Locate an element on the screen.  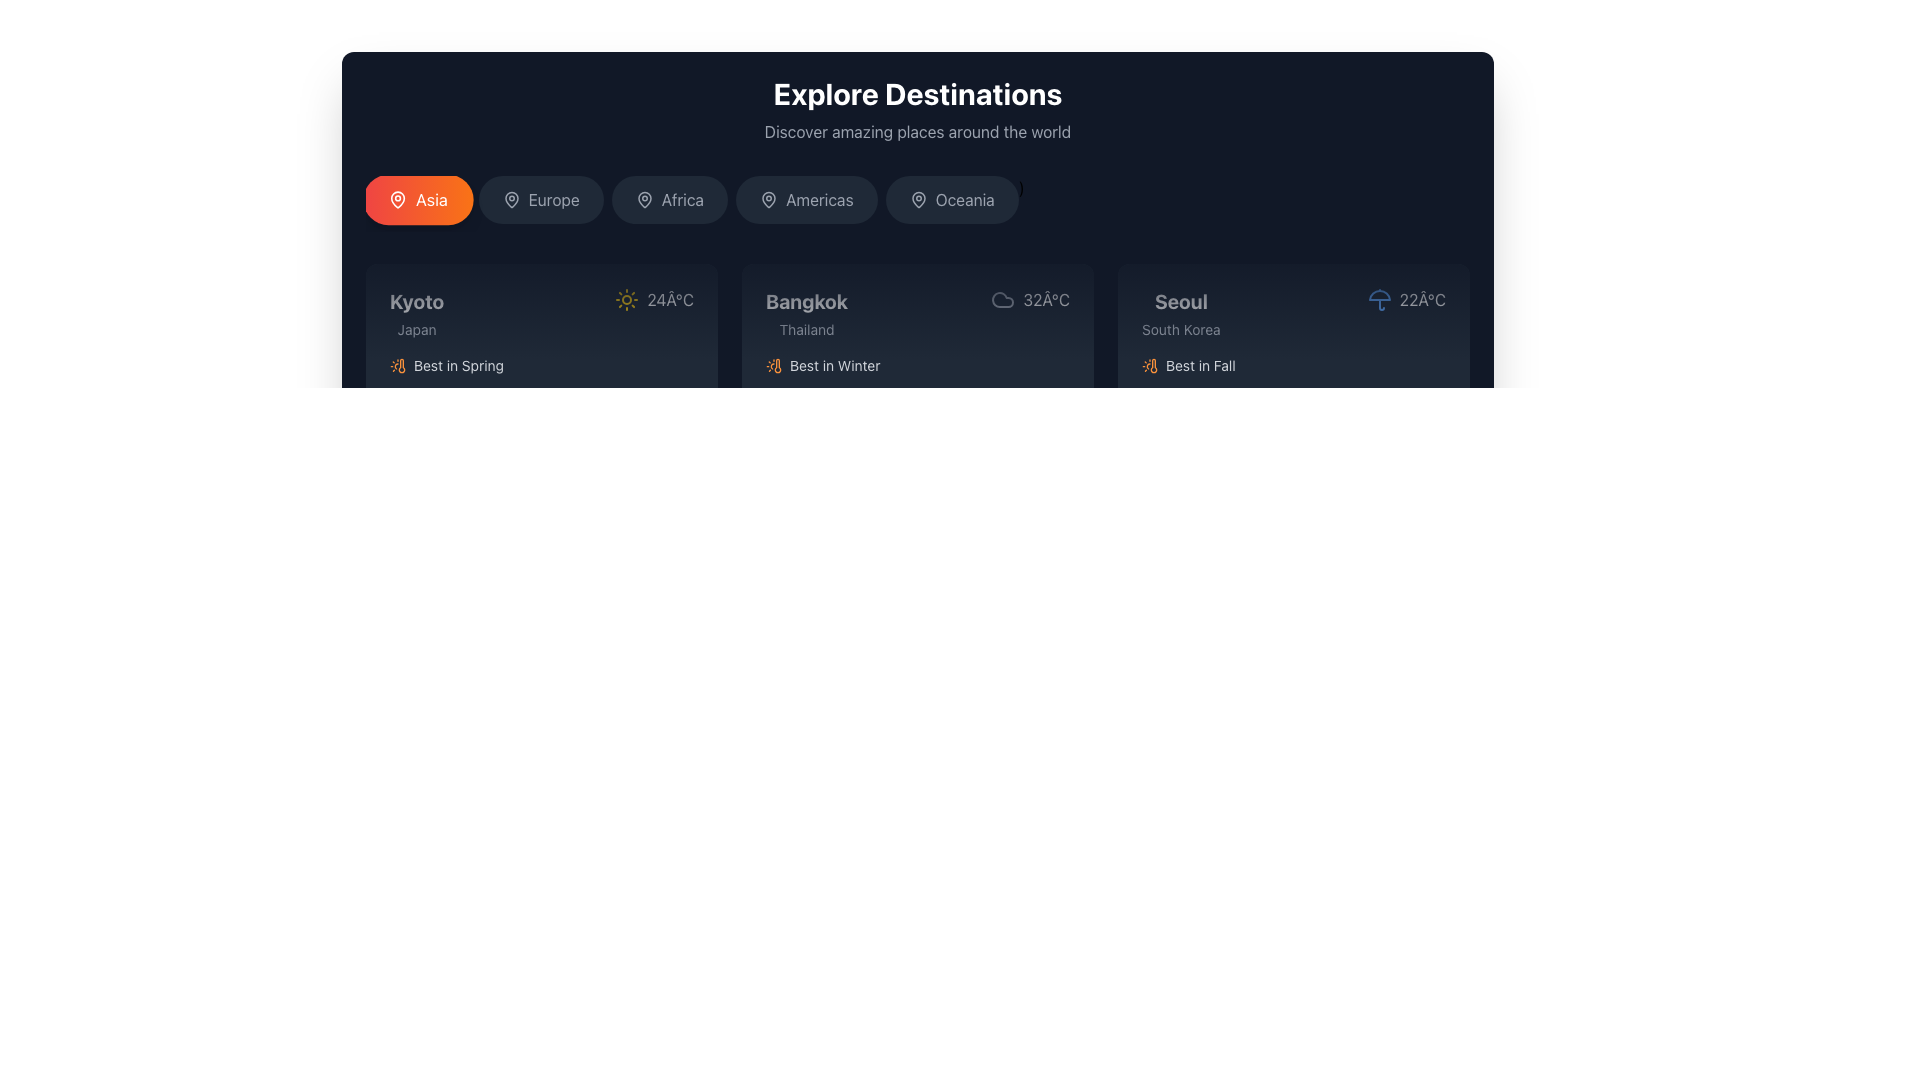
the third card on the right in the horizontally arranged grid is located at coordinates (1294, 375).